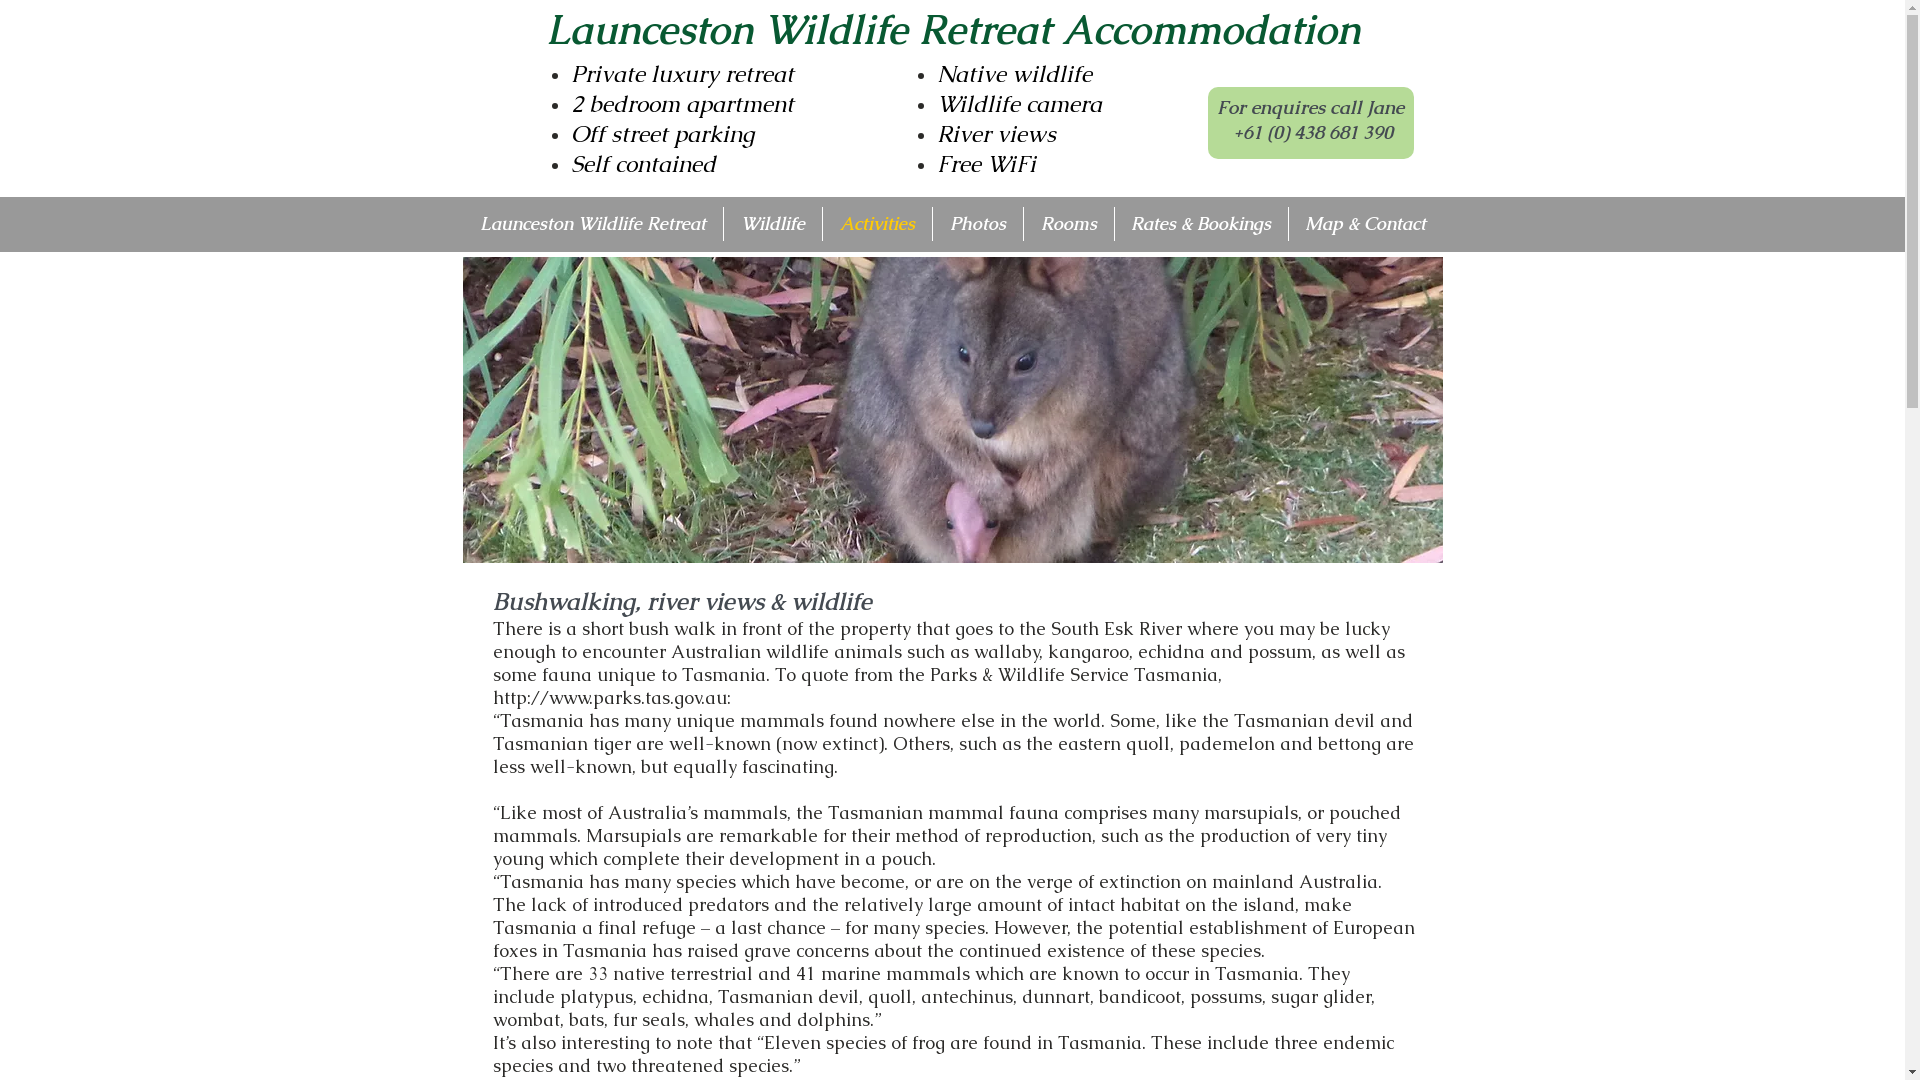  Describe the element at coordinates (1068, 223) in the screenshot. I see `'Rooms'` at that location.